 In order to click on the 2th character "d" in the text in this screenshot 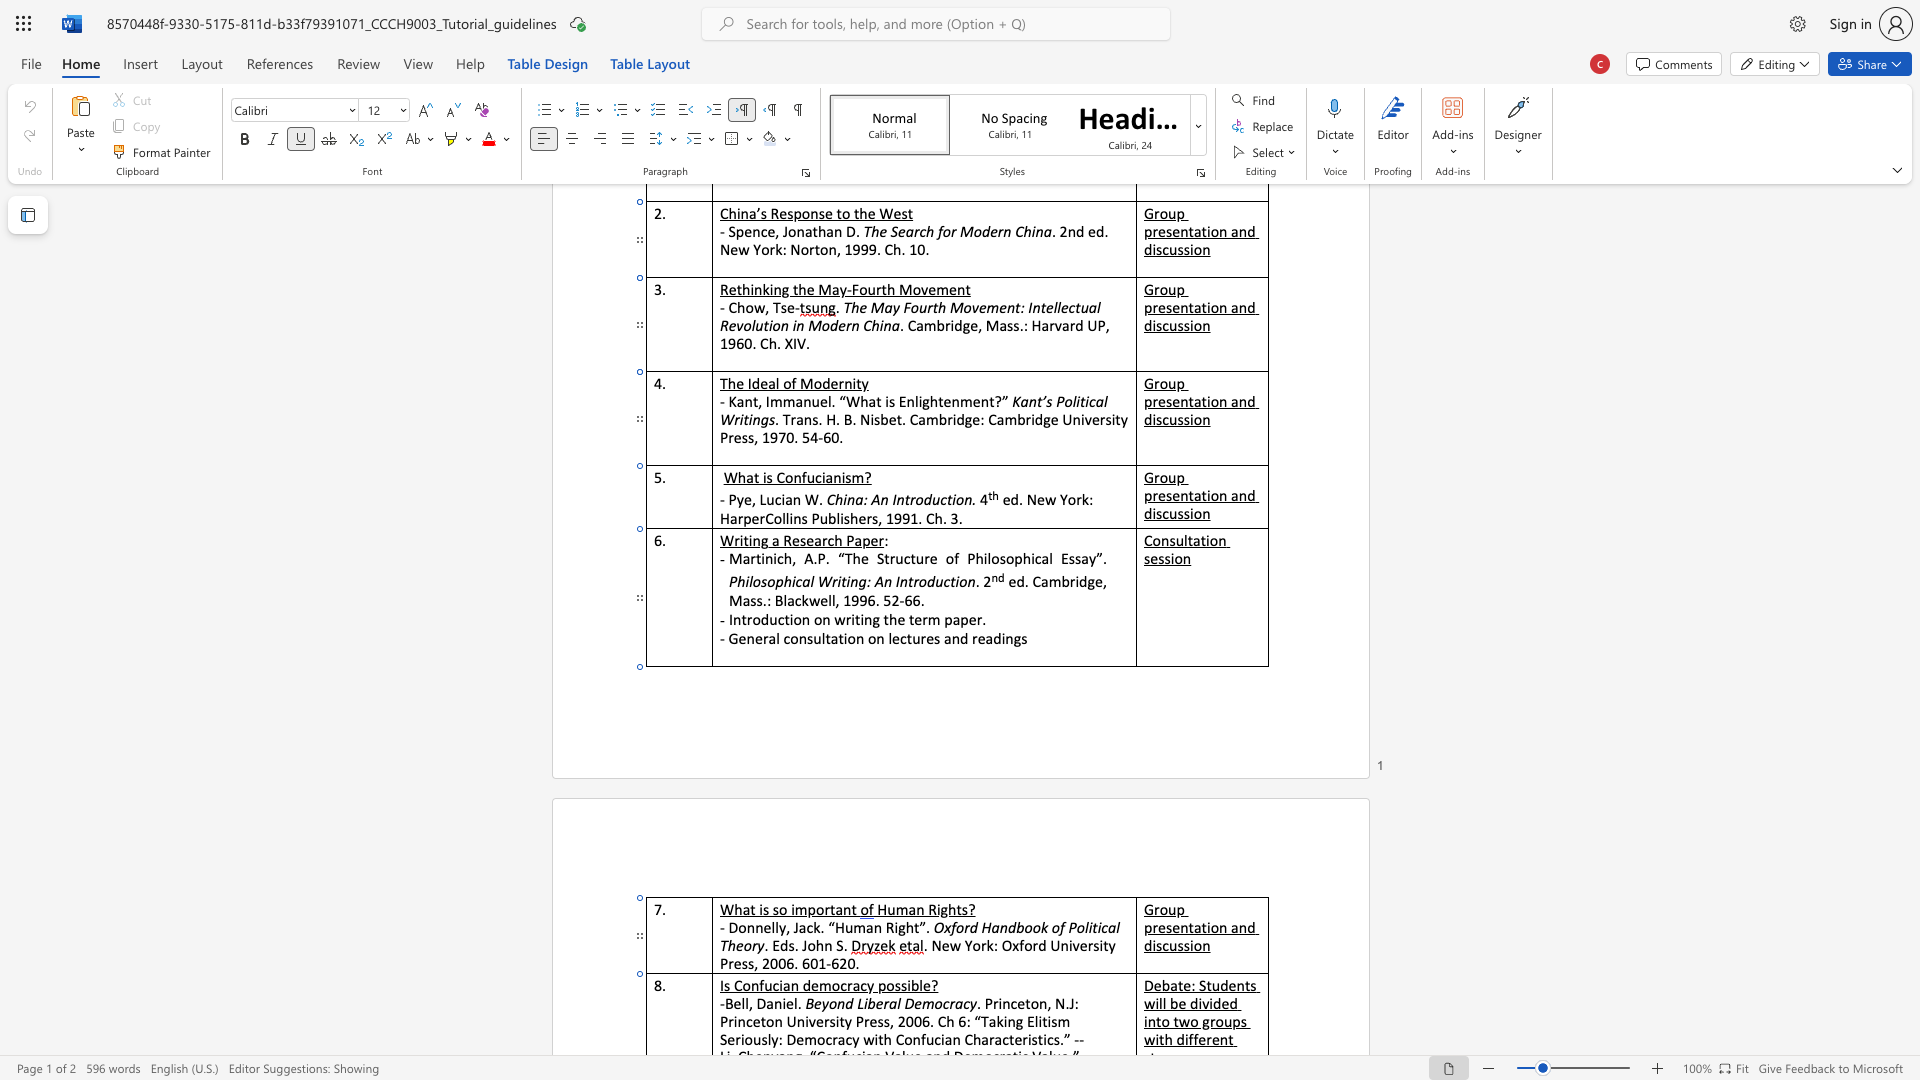, I will do `click(1012, 927)`.